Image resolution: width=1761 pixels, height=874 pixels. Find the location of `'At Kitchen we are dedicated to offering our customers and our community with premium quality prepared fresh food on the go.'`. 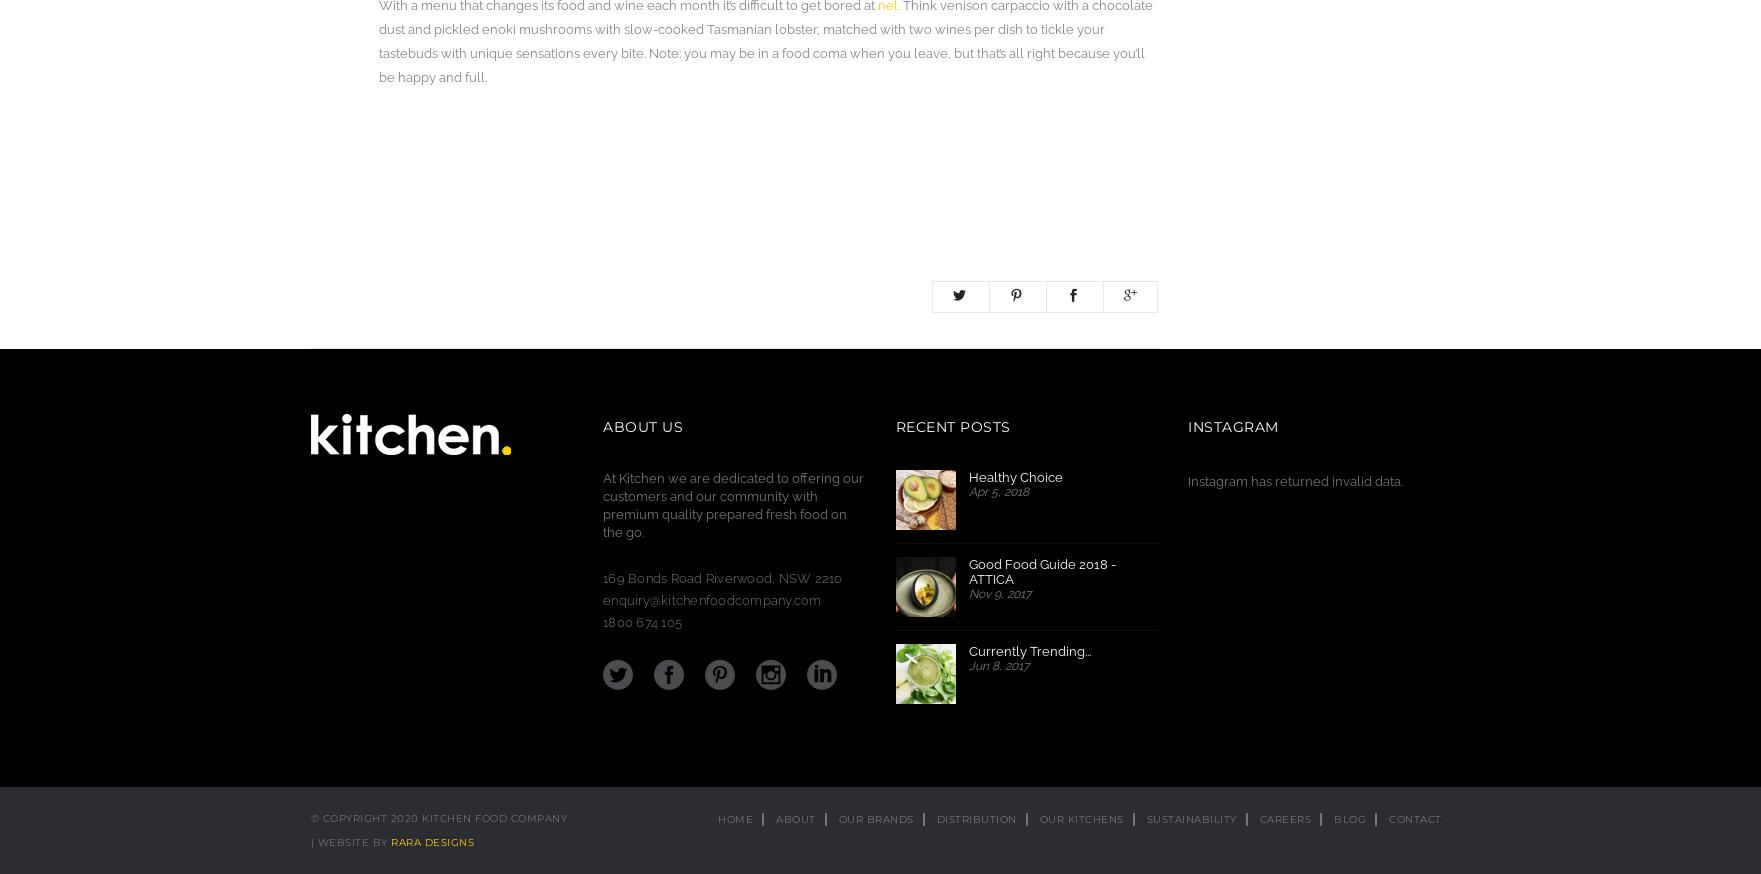

'At Kitchen we are dedicated to offering our customers and our community with premium quality prepared fresh food on the go.' is located at coordinates (733, 504).